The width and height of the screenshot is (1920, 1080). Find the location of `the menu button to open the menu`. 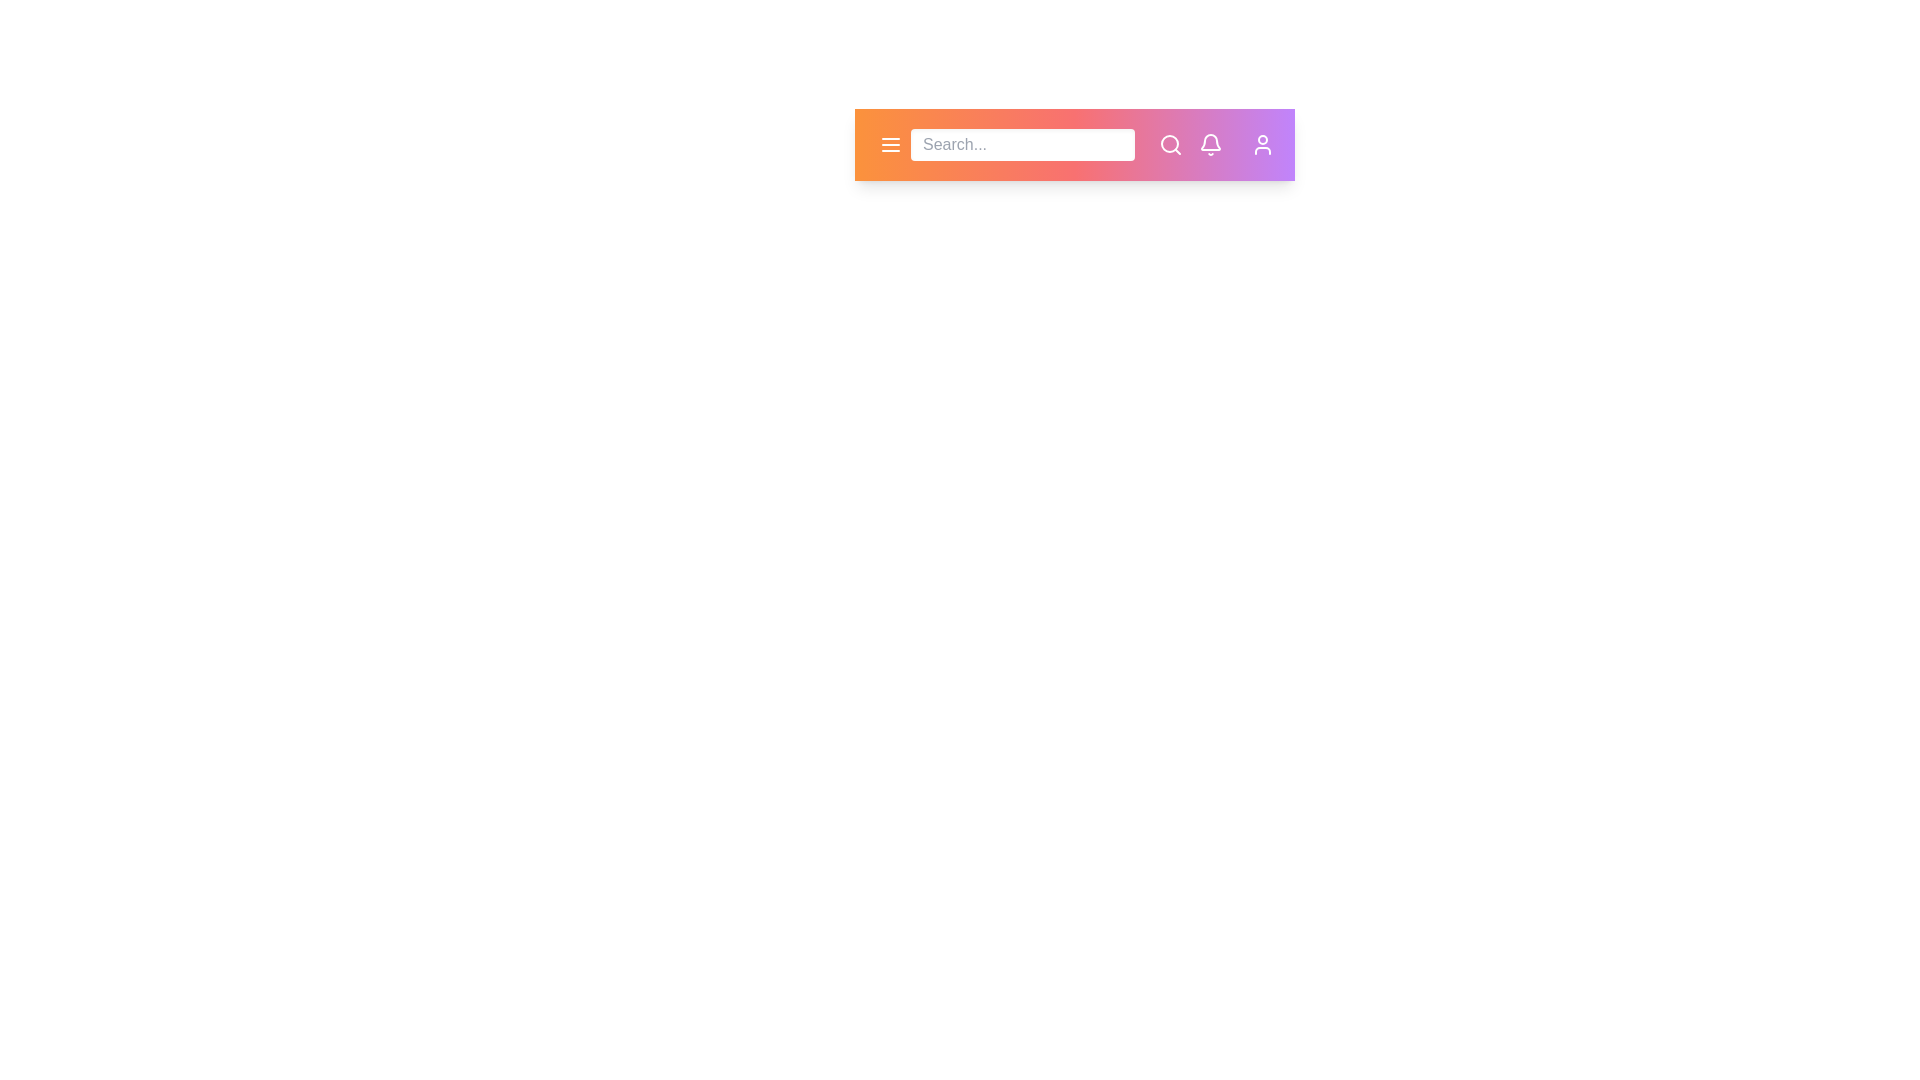

the menu button to open the menu is located at coordinates (890, 144).